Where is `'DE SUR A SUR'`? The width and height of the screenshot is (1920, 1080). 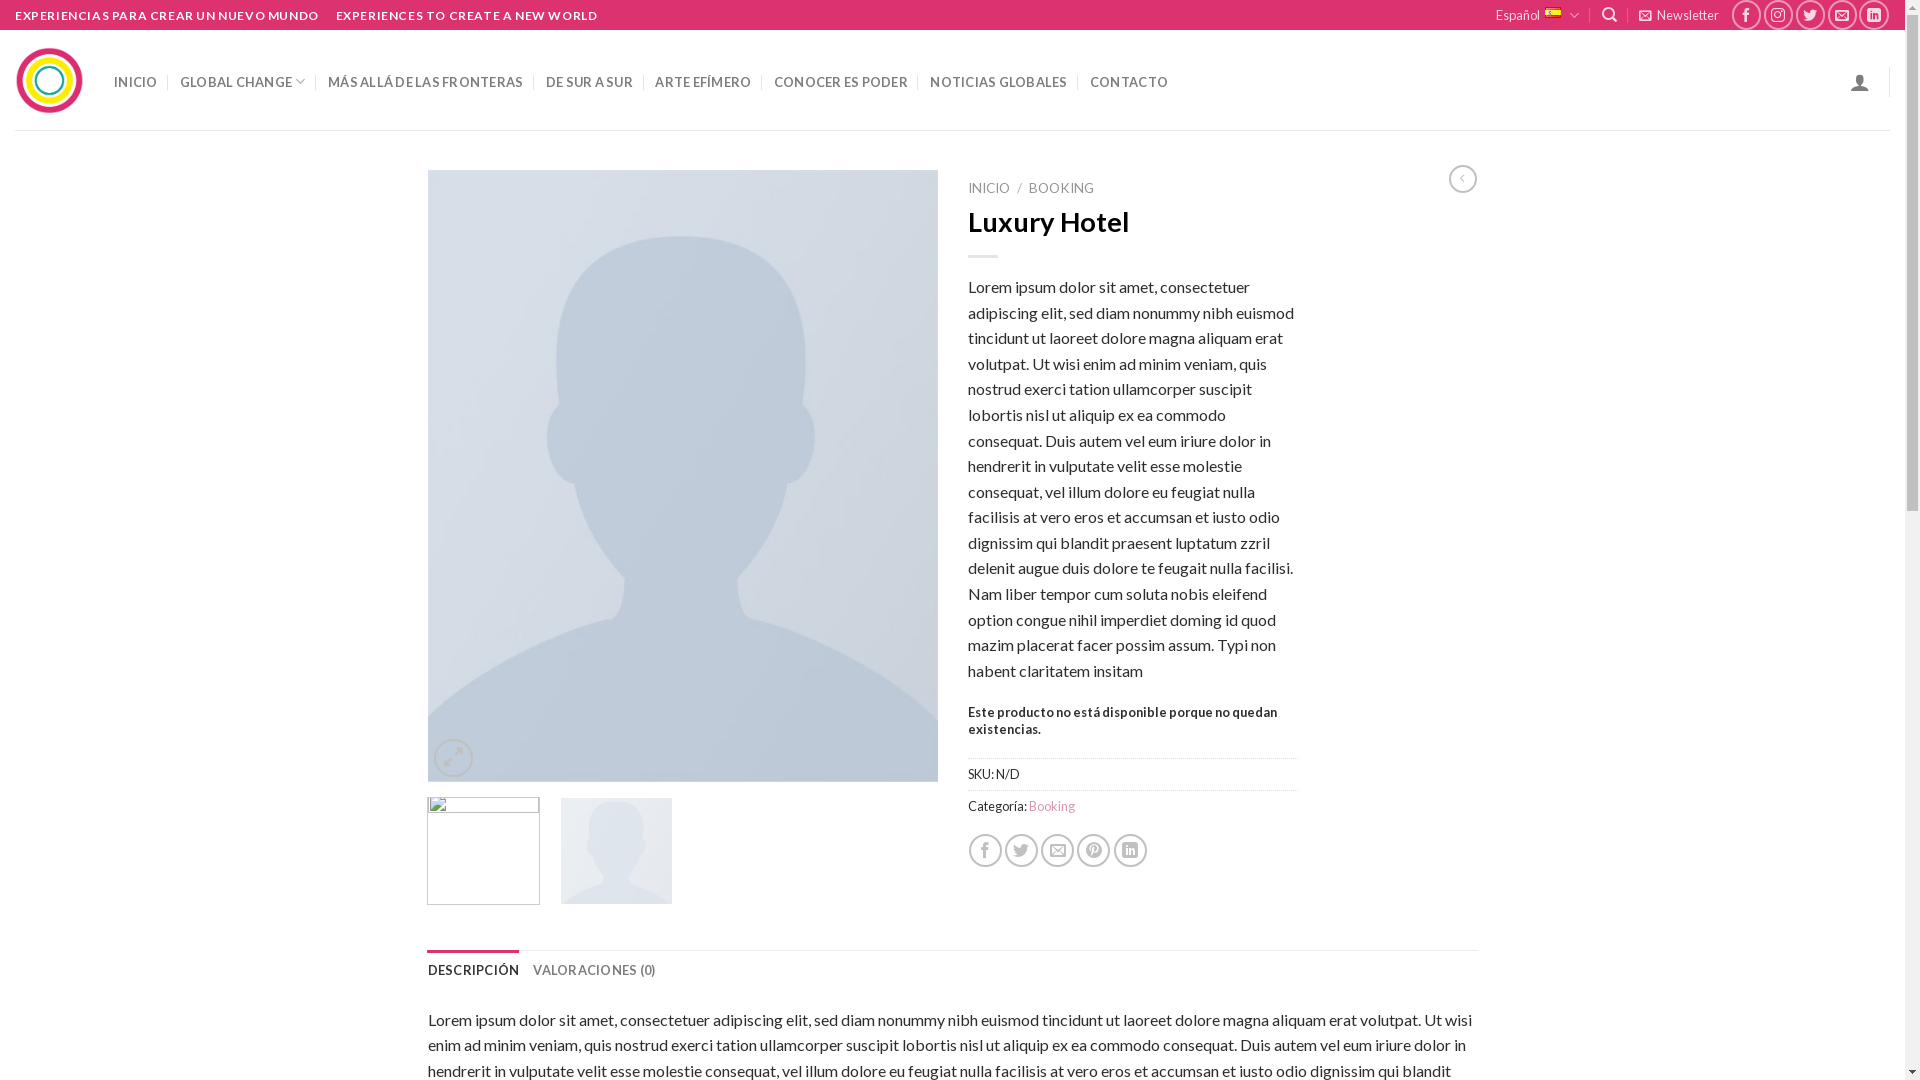 'DE SUR A SUR' is located at coordinates (588, 80).